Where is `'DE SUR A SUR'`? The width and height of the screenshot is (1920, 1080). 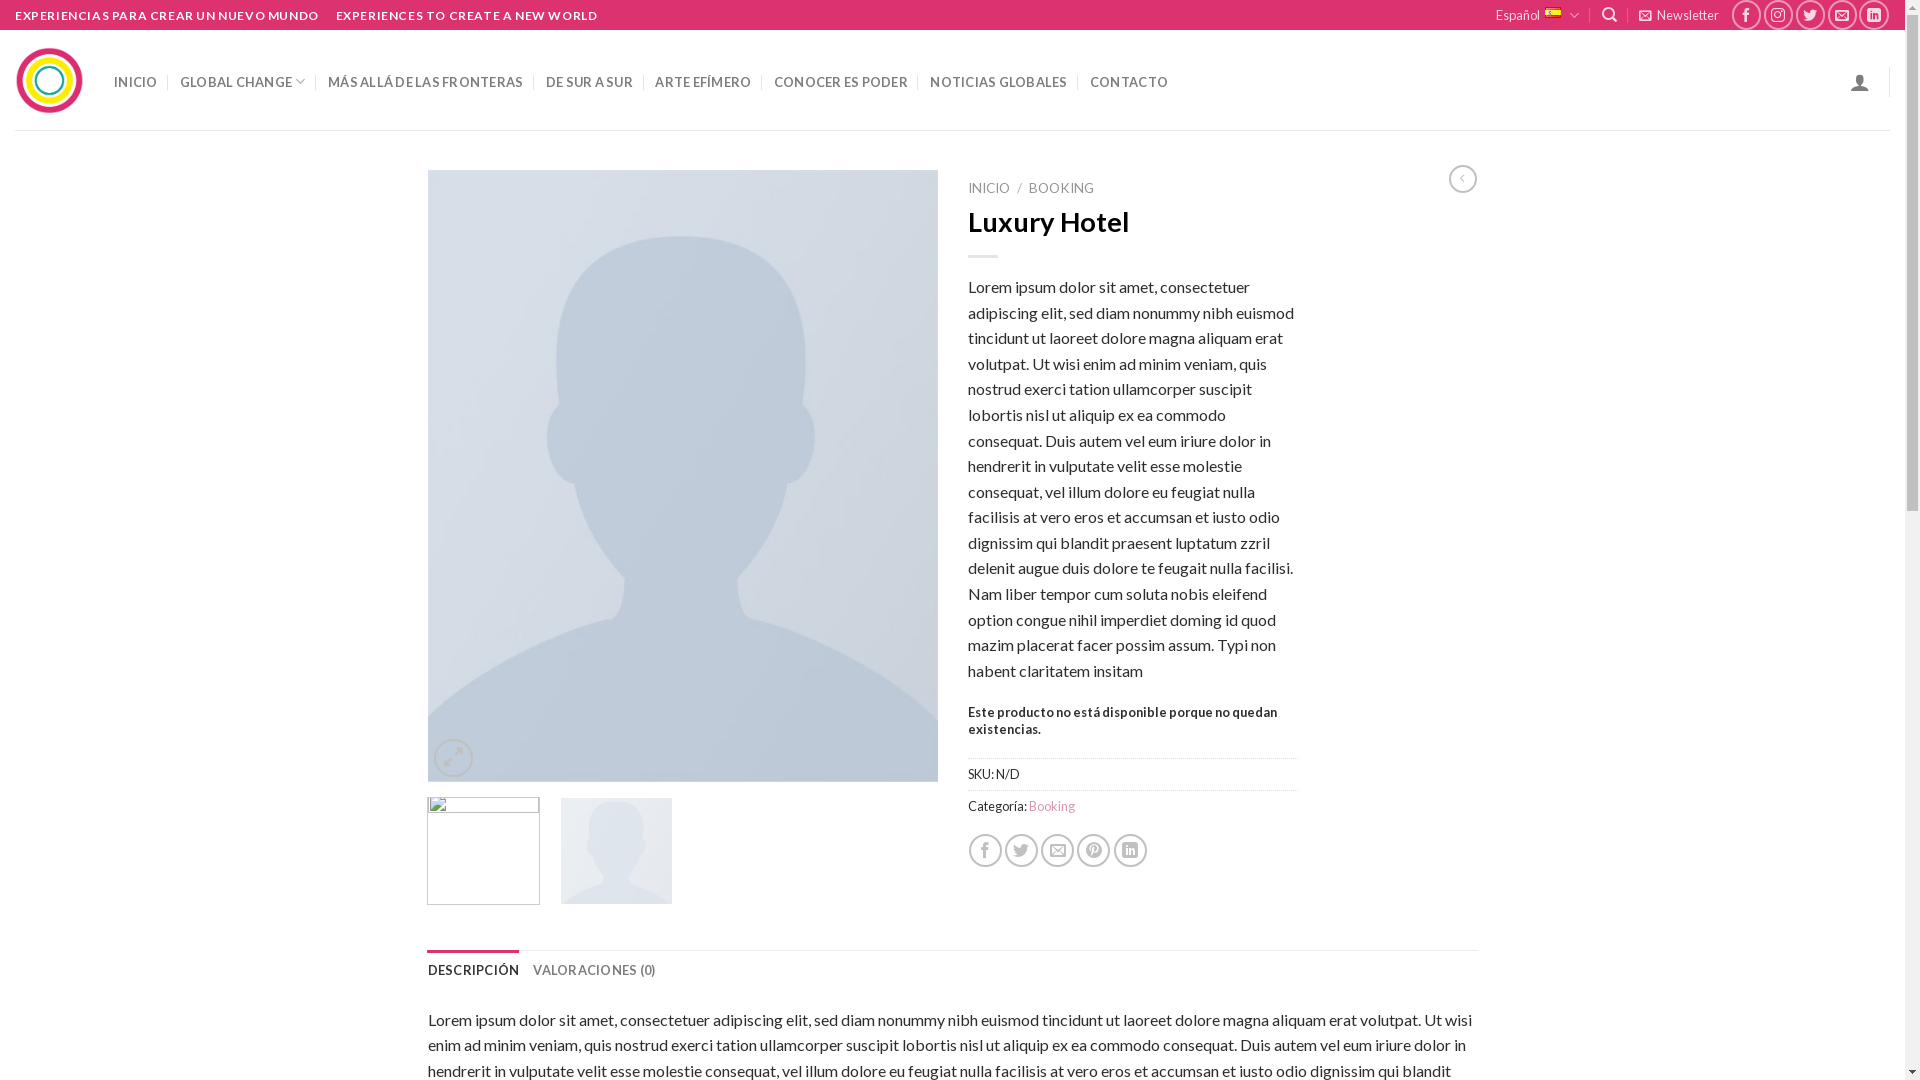 'DE SUR A SUR' is located at coordinates (588, 80).